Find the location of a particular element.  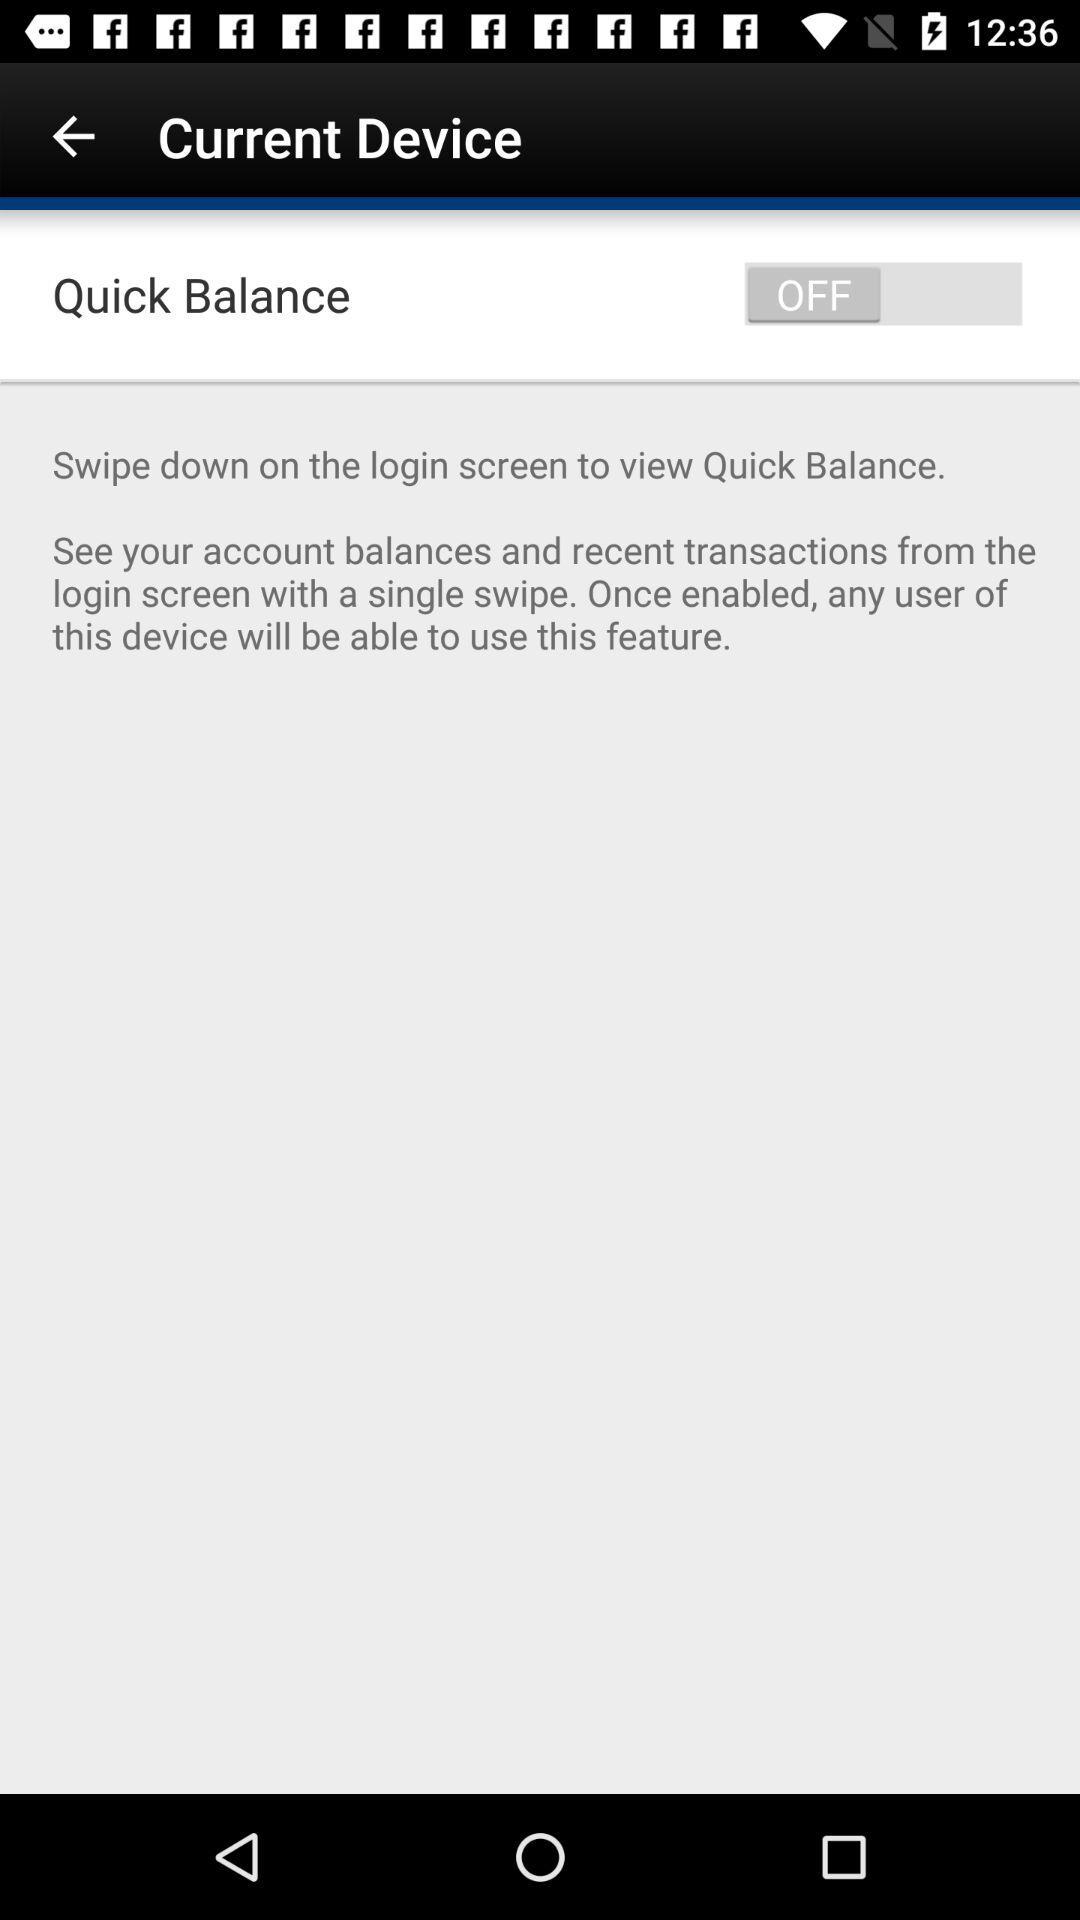

the item above the quick balance item is located at coordinates (72, 135).